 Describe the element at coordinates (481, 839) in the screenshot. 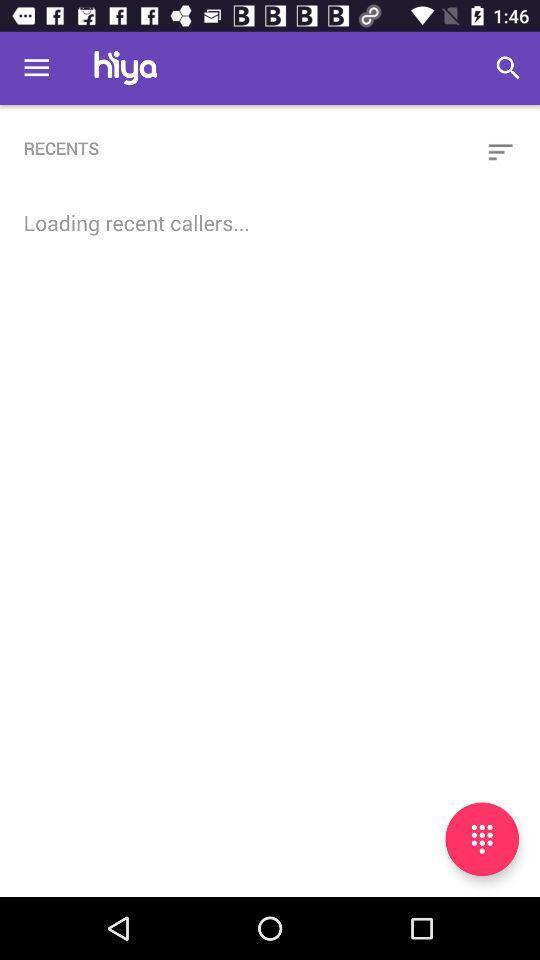

I see `the dialpad icon` at that location.